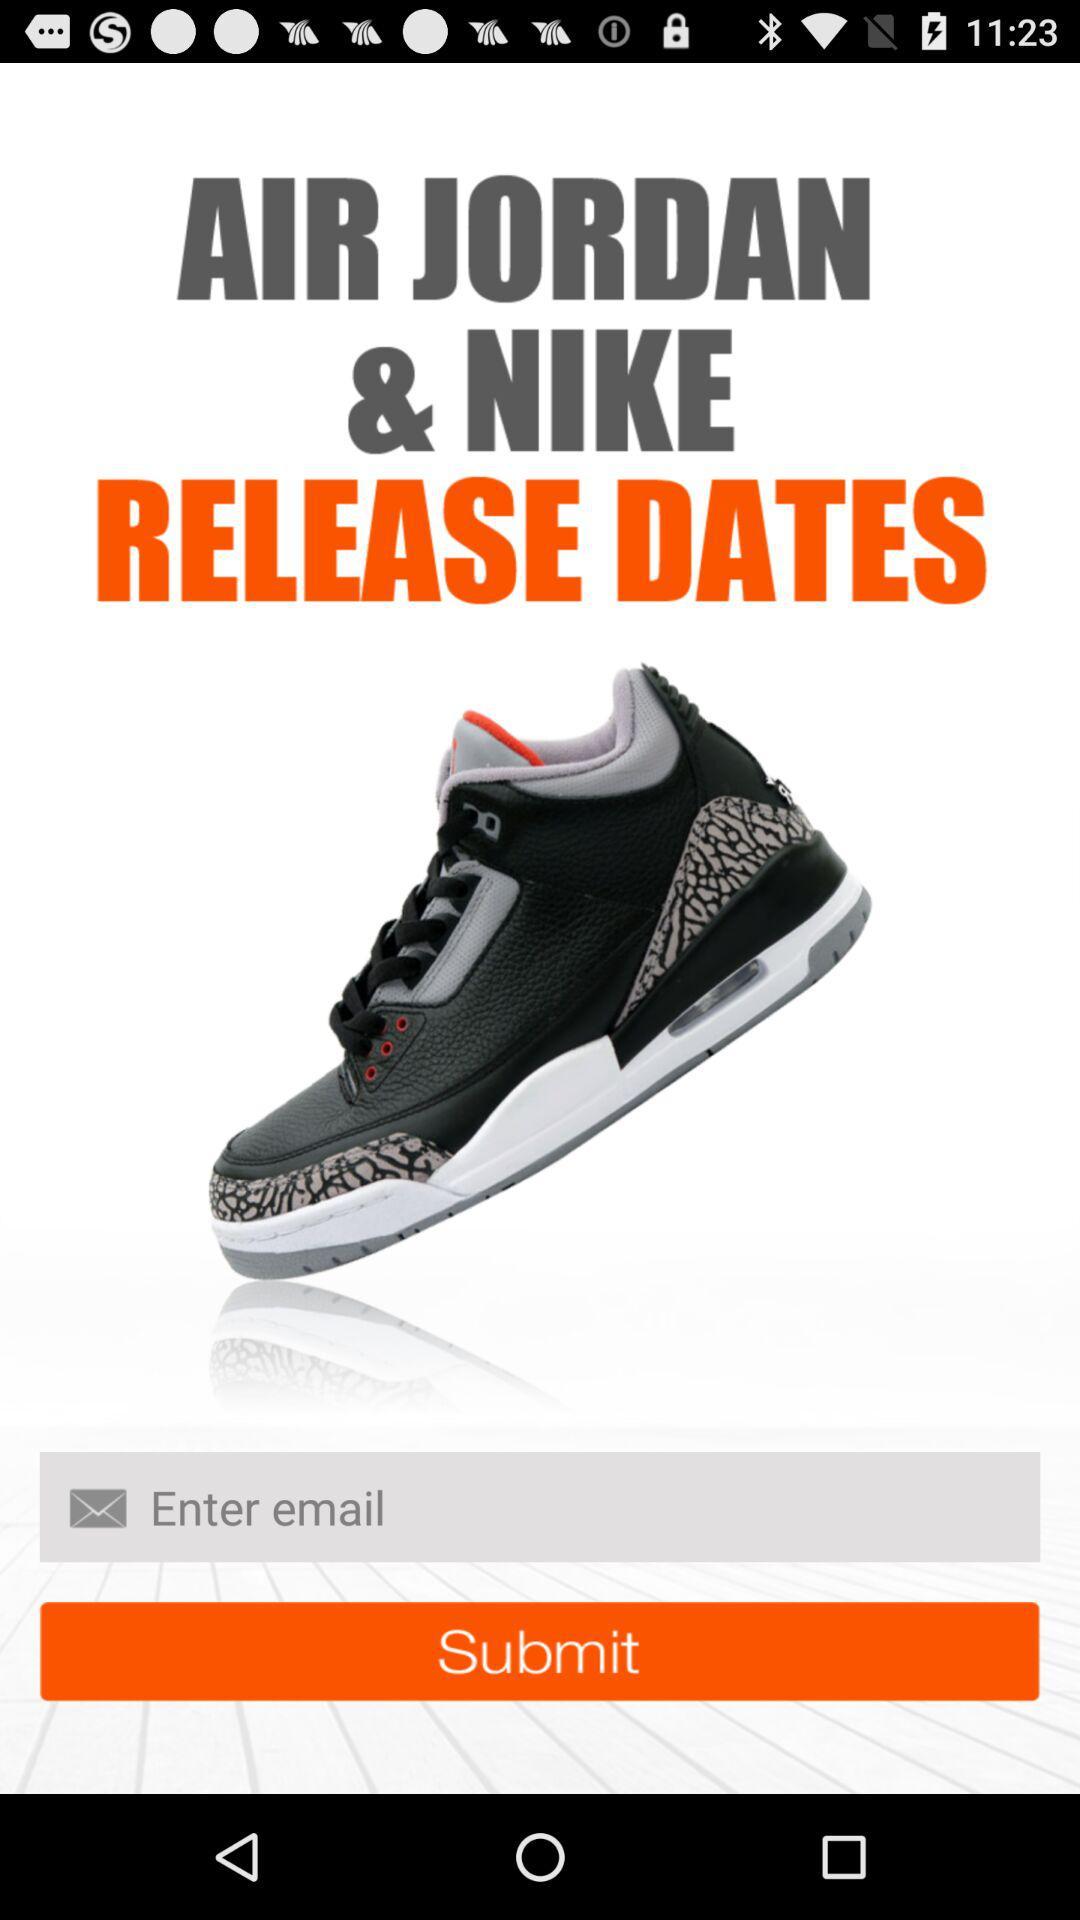  What do you see at coordinates (540, 1507) in the screenshot?
I see `write the email` at bounding box center [540, 1507].